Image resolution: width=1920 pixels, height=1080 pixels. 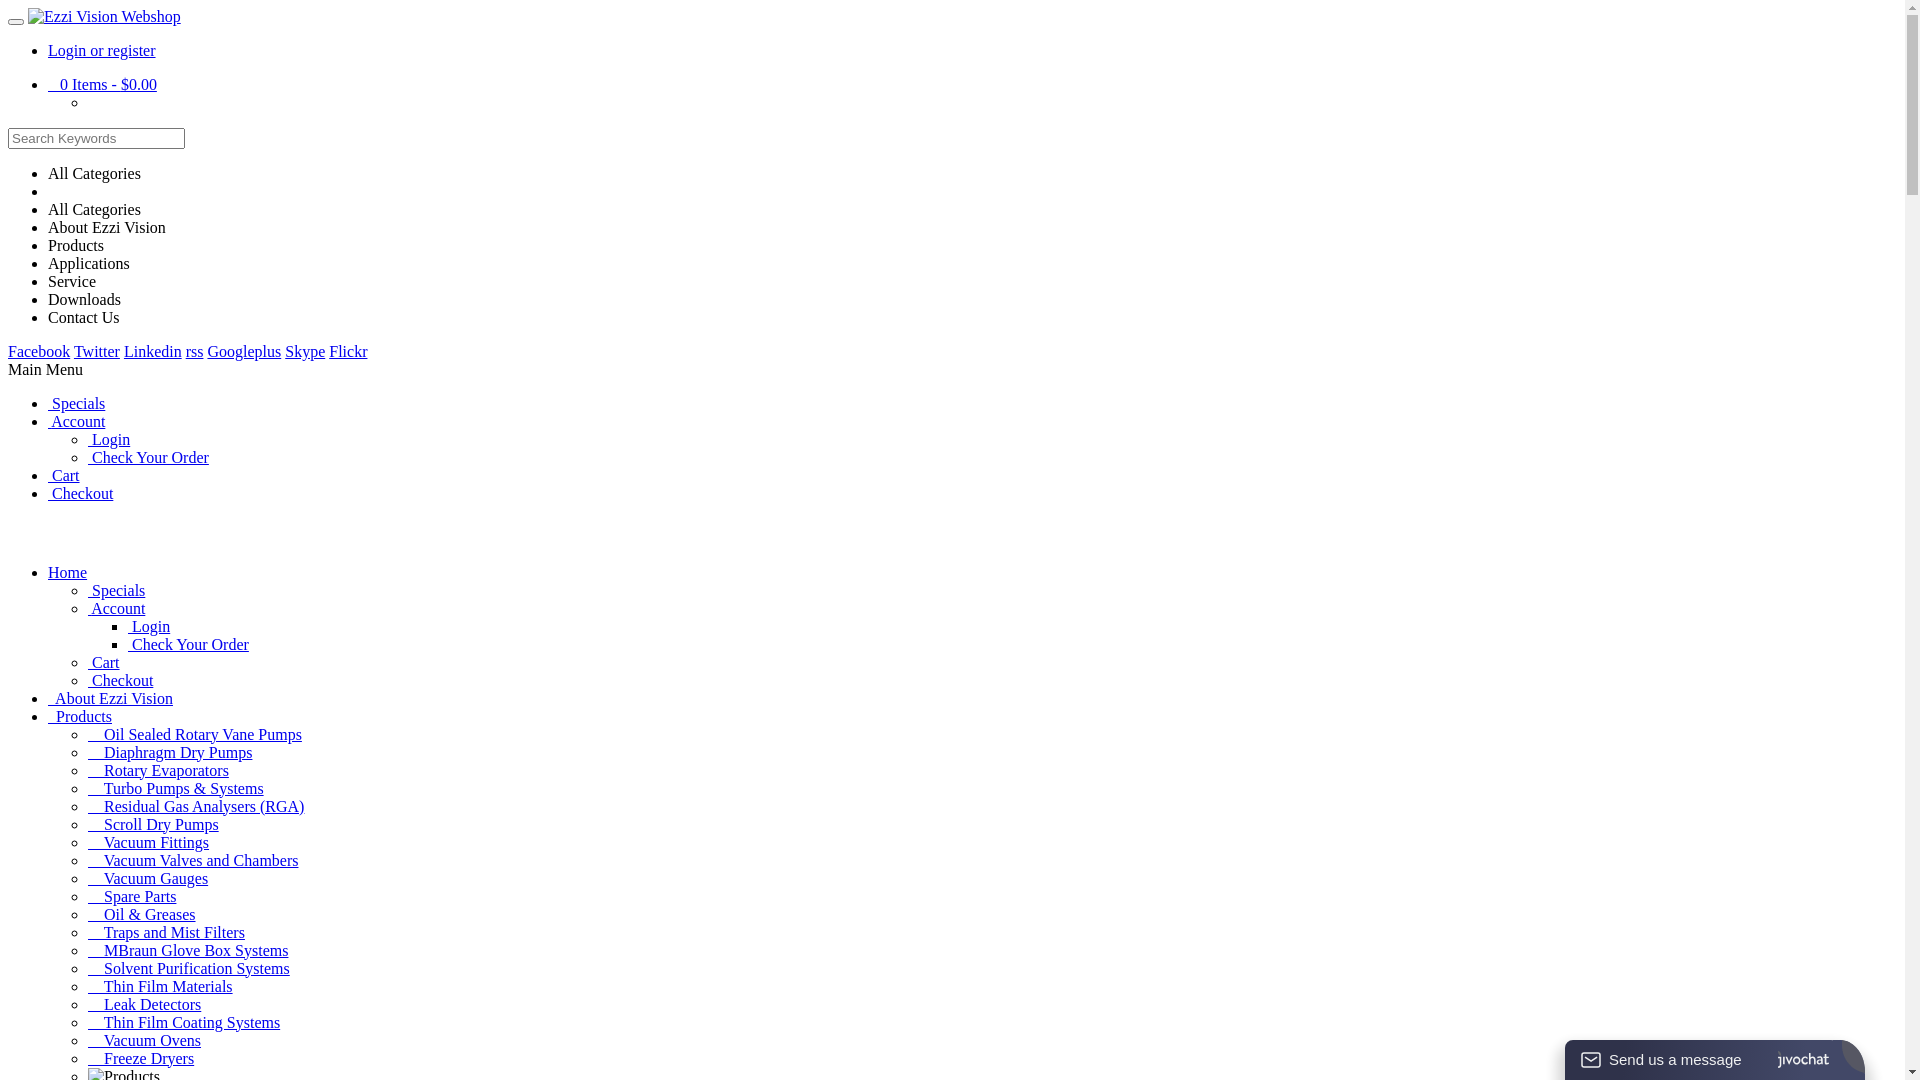 I want to click on '    Turbo Pumps & Systems', so click(x=176, y=787).